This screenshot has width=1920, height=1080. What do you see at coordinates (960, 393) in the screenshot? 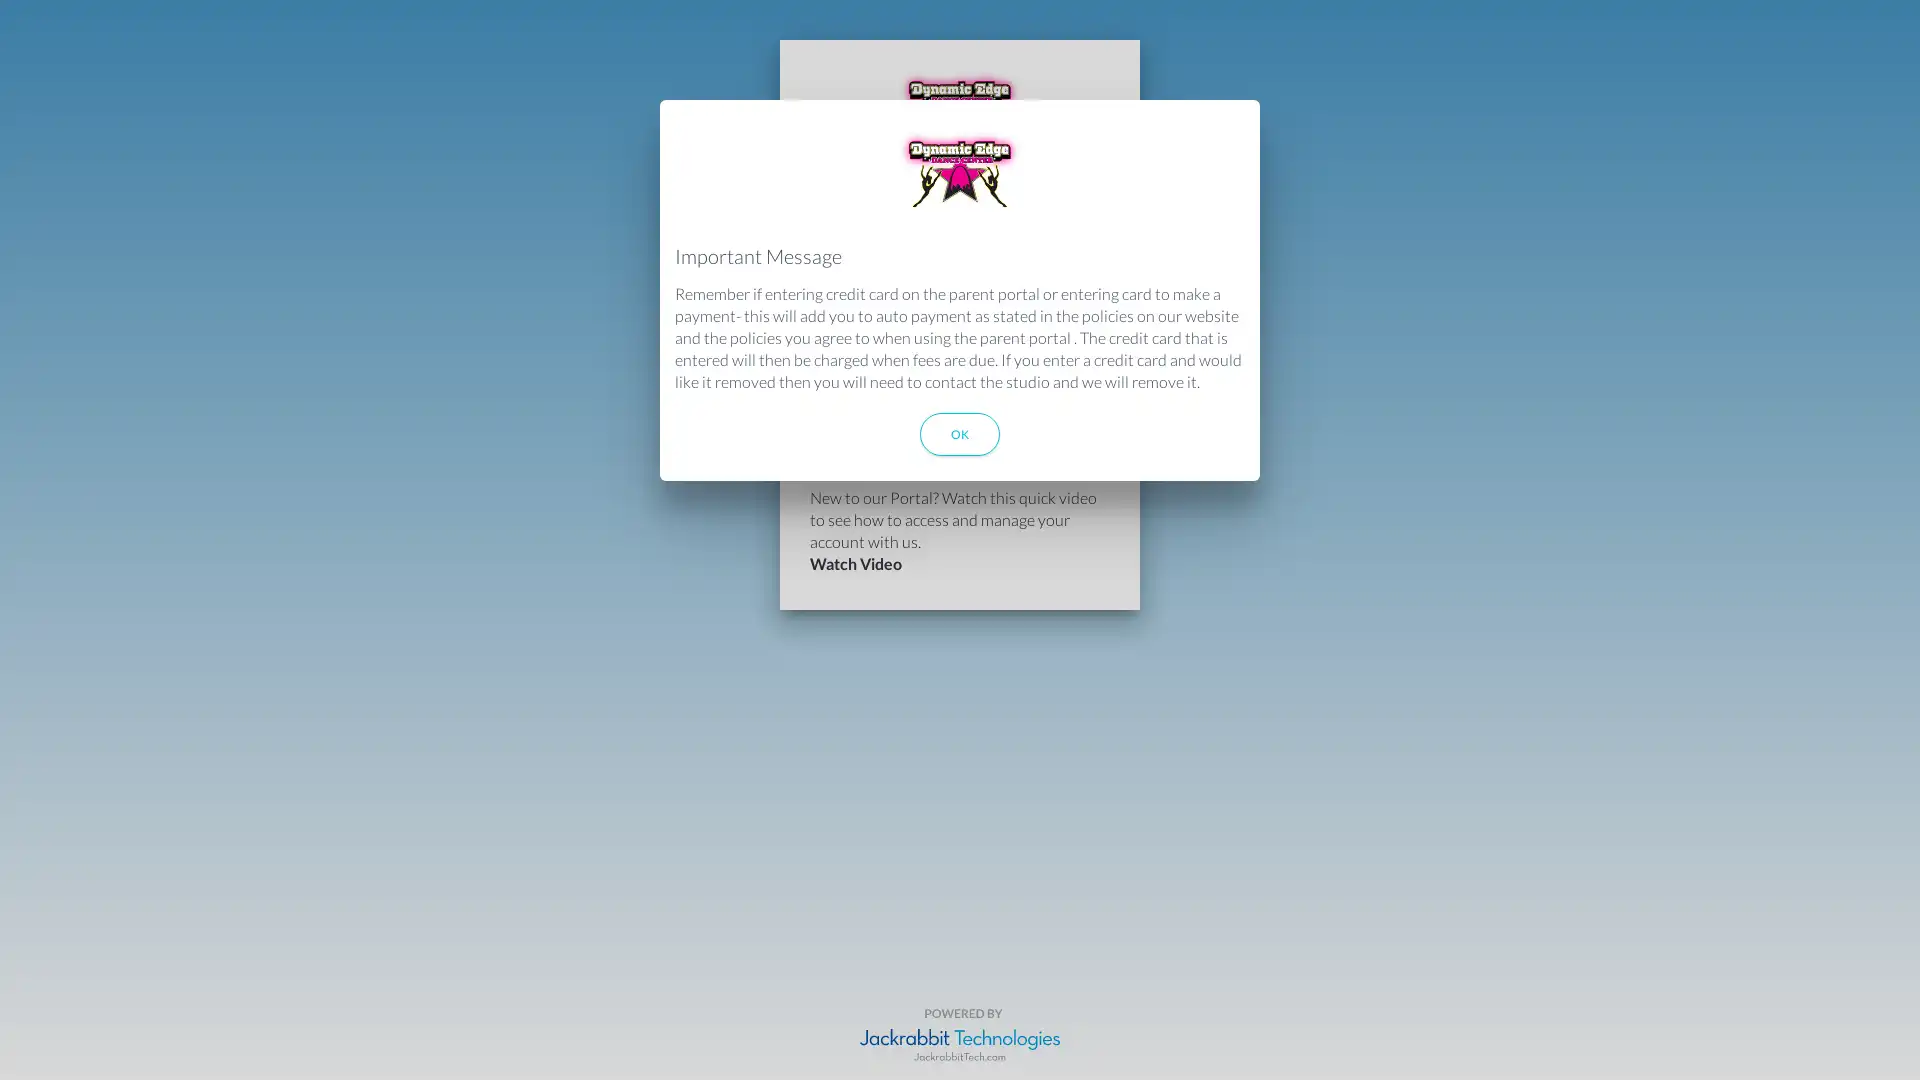
I see `SIGN IN` at bounding box center [960, 393].